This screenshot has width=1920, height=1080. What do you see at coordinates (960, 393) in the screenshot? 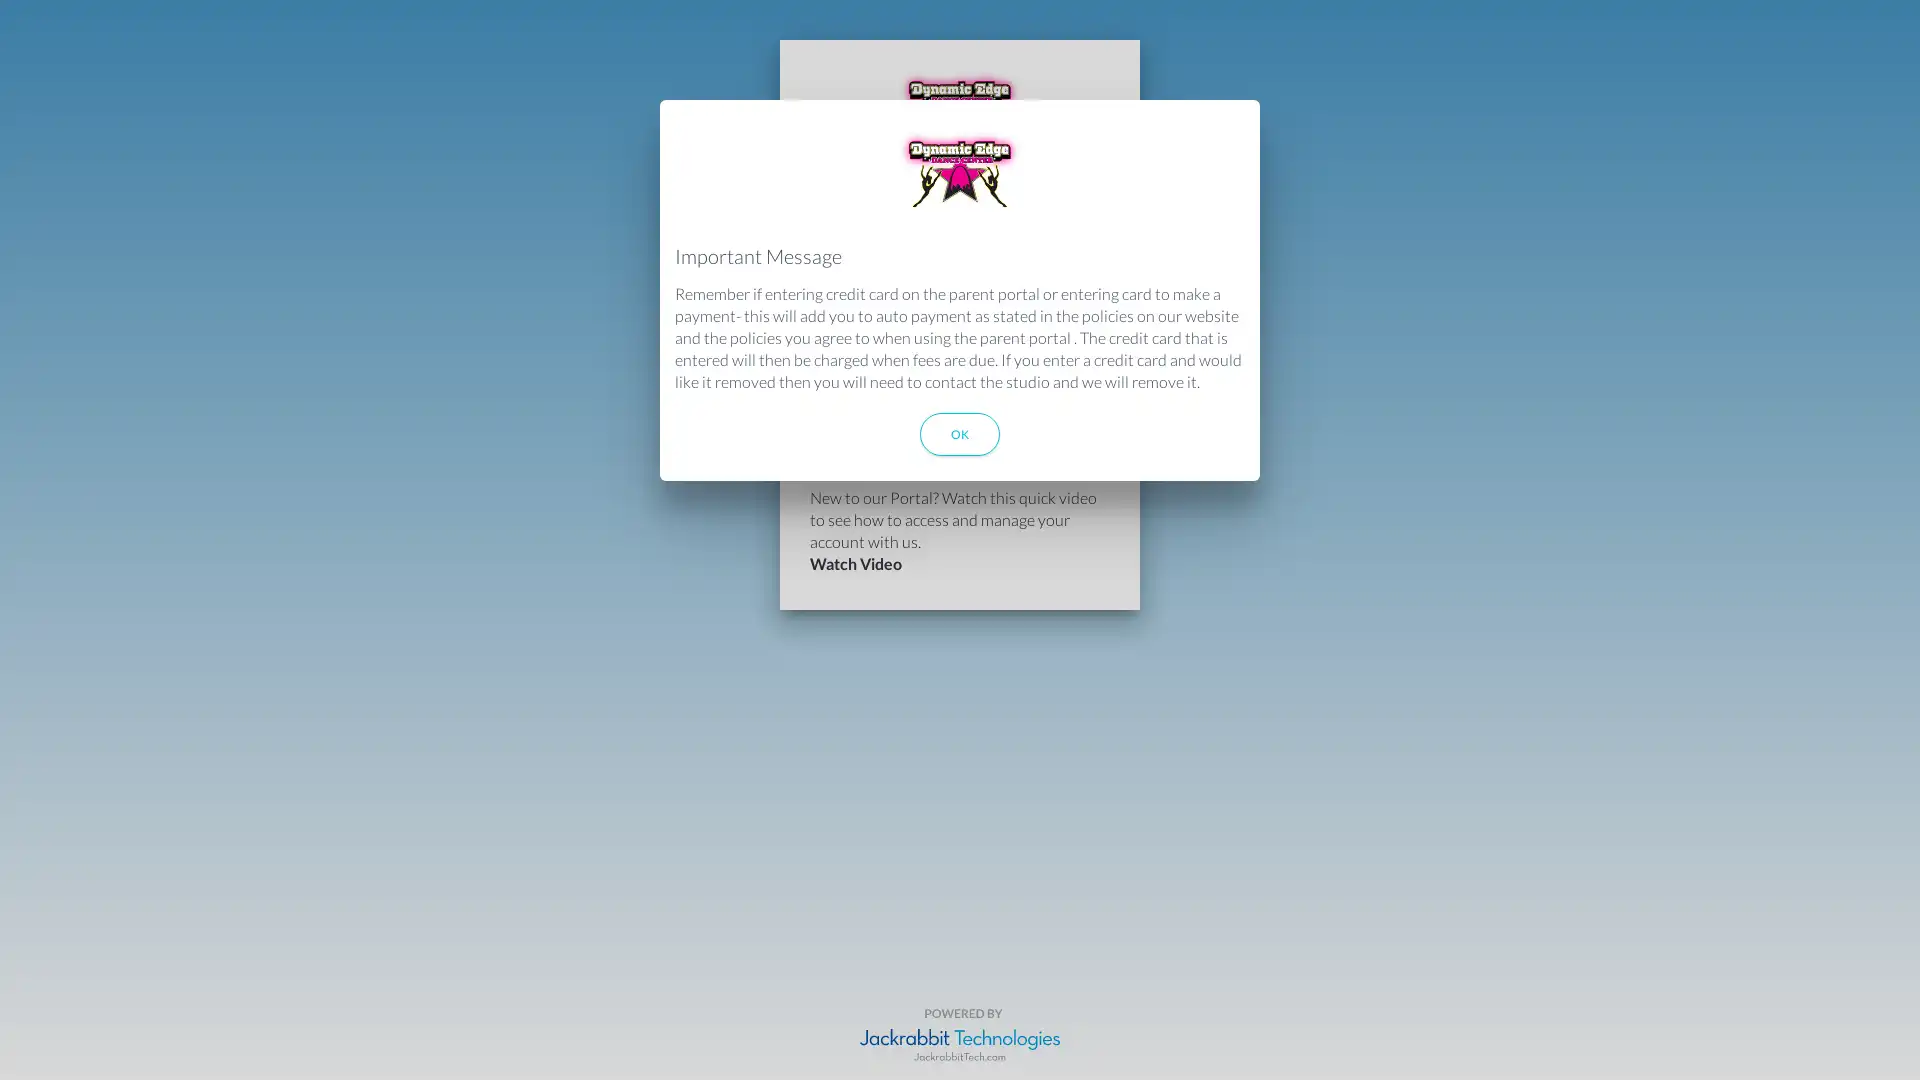
I see `SIGN IN` at bounding box center [960, 393].